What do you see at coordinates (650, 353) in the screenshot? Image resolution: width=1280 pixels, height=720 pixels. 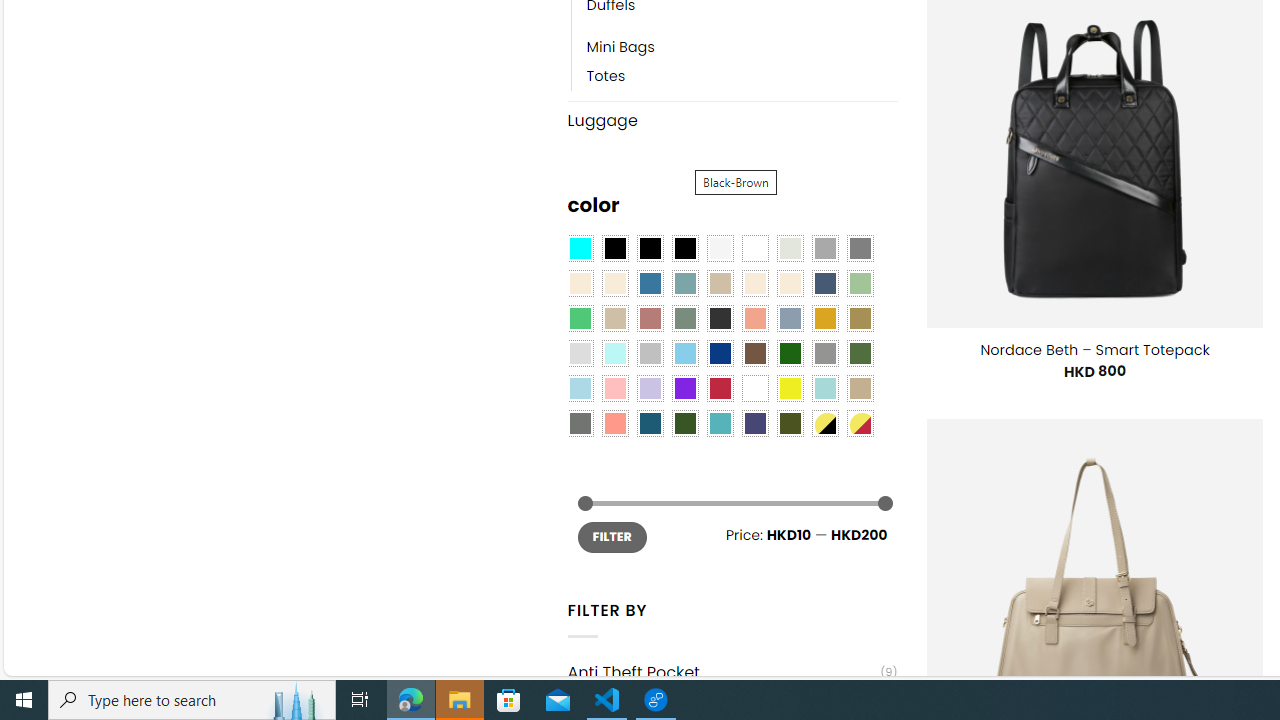 I see `'Silver'` at bounding box center [650, 353].